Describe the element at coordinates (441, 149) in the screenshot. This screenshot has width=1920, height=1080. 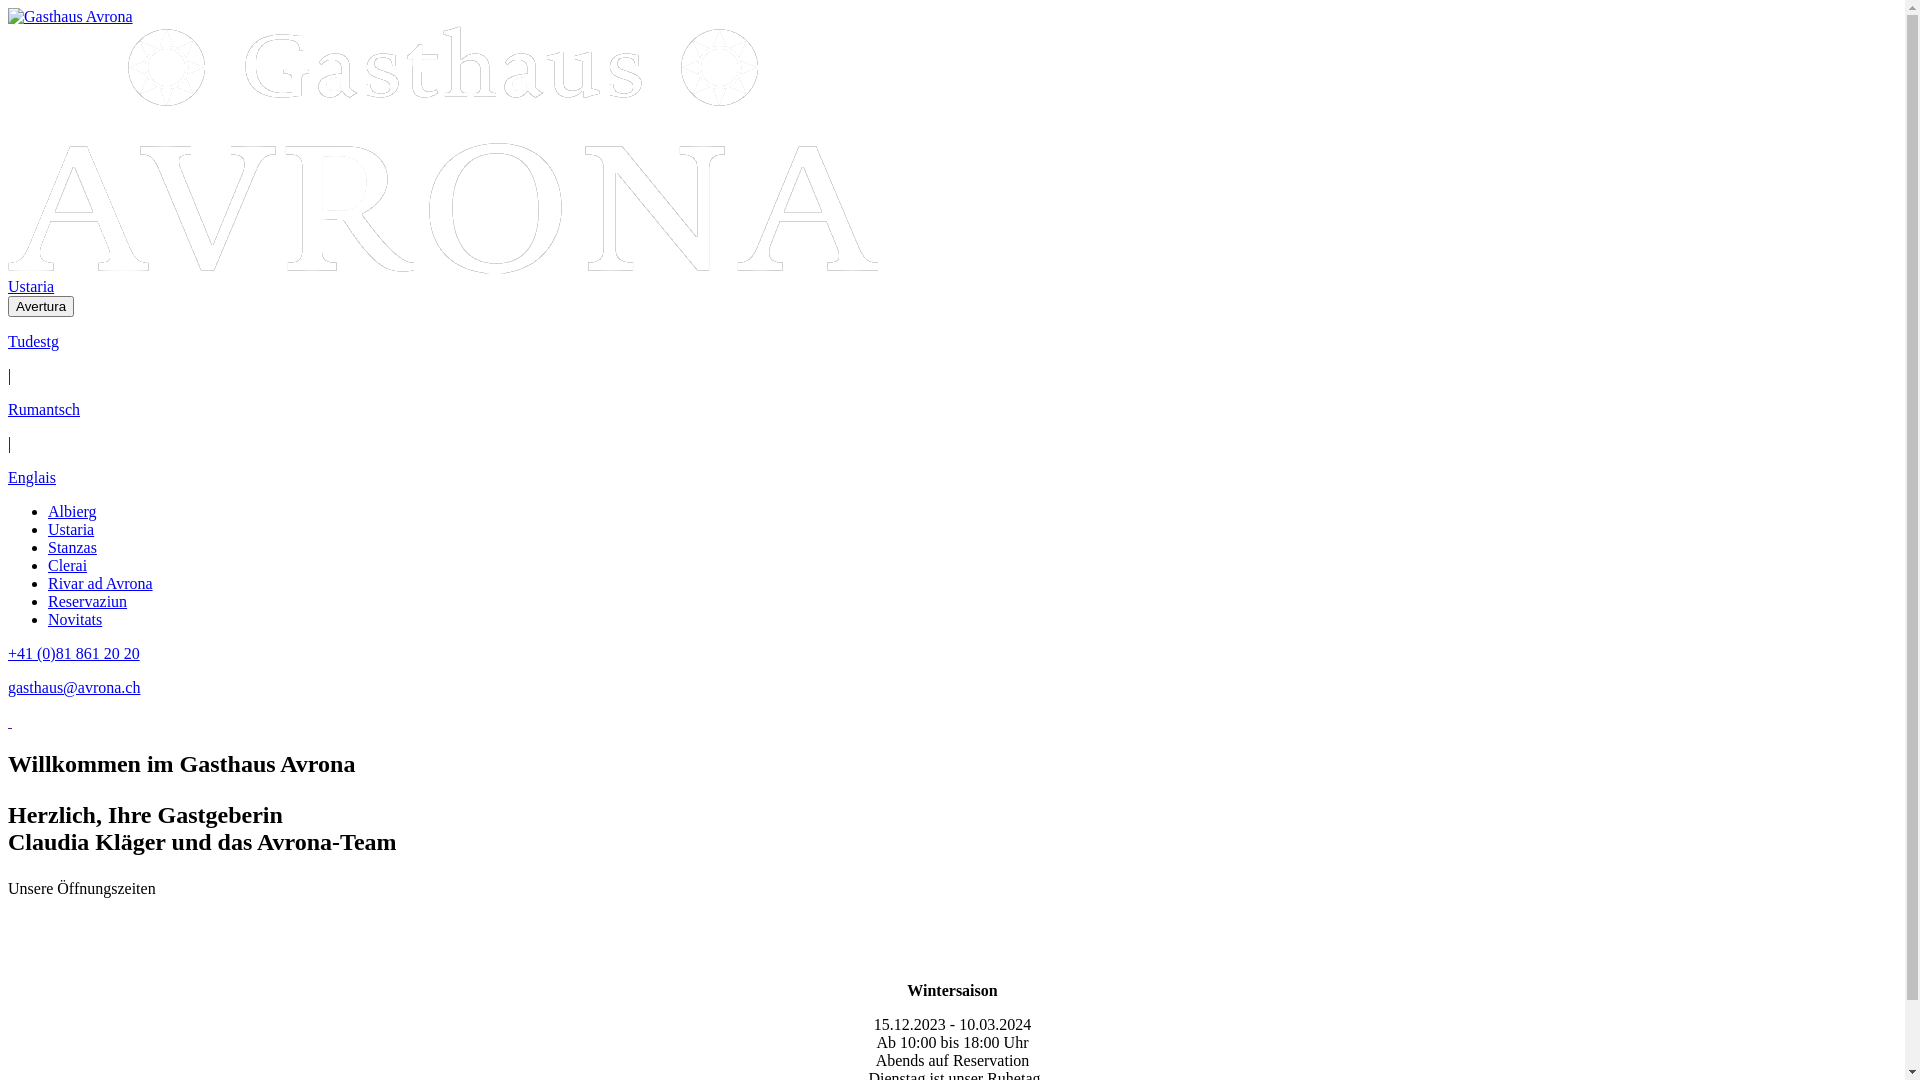
I see `'Gasthaus Avrona'` at that location.